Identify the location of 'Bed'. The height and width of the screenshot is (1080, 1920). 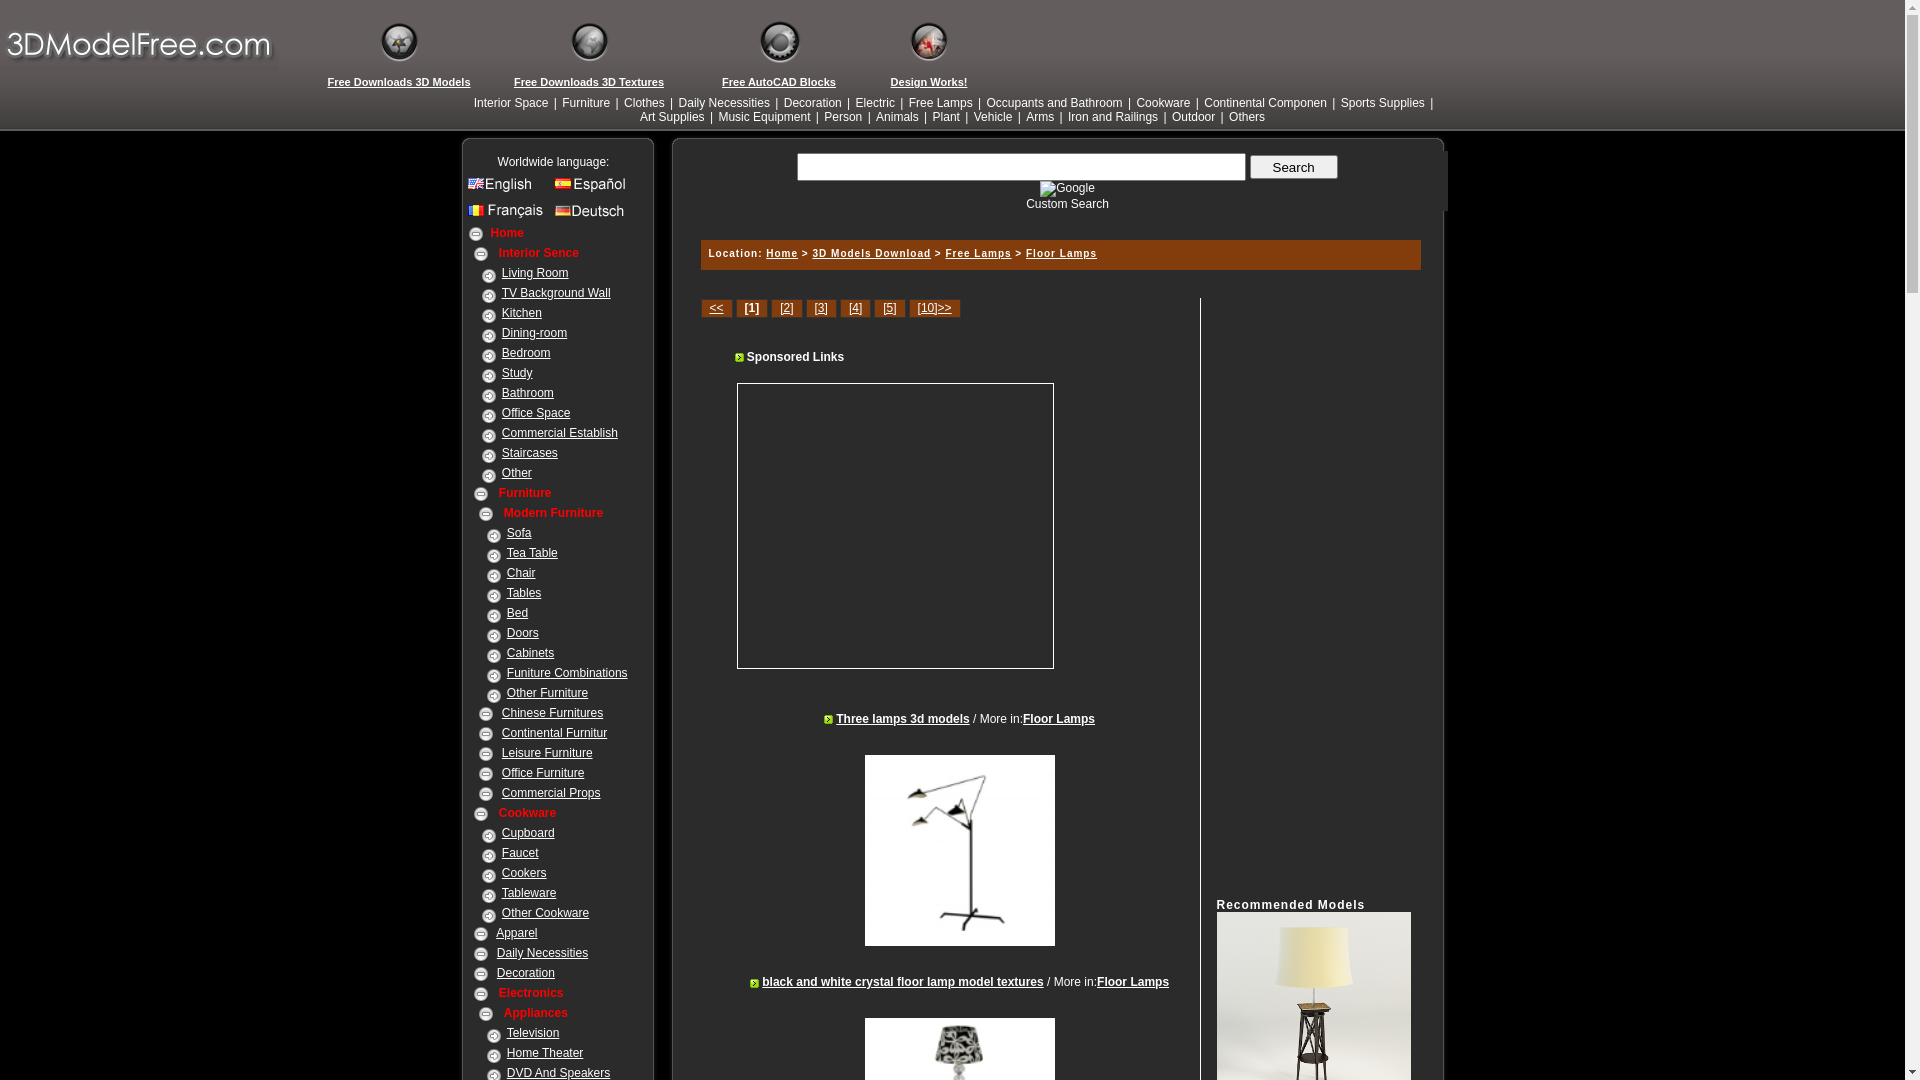
(517, 612).